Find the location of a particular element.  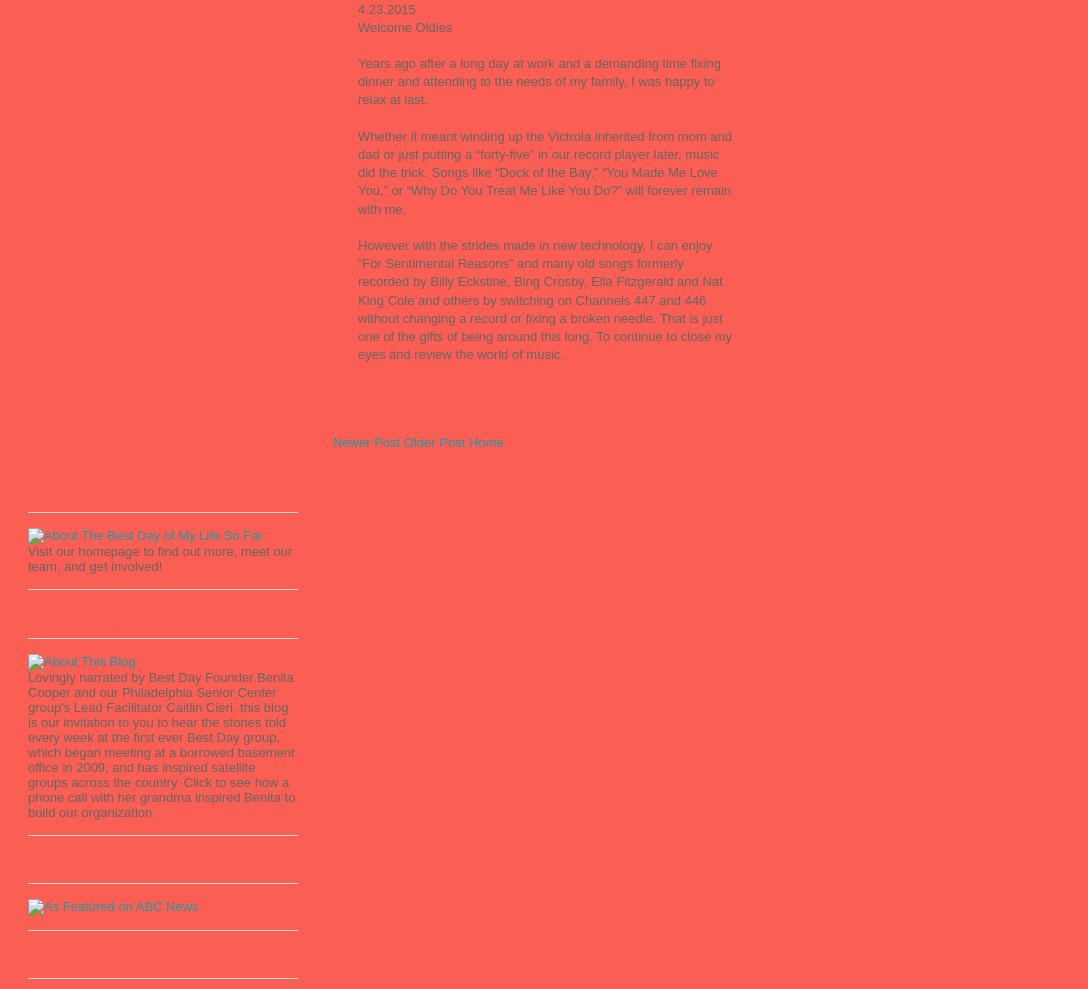

'Newer Post' is located at coordinates (366, 441).